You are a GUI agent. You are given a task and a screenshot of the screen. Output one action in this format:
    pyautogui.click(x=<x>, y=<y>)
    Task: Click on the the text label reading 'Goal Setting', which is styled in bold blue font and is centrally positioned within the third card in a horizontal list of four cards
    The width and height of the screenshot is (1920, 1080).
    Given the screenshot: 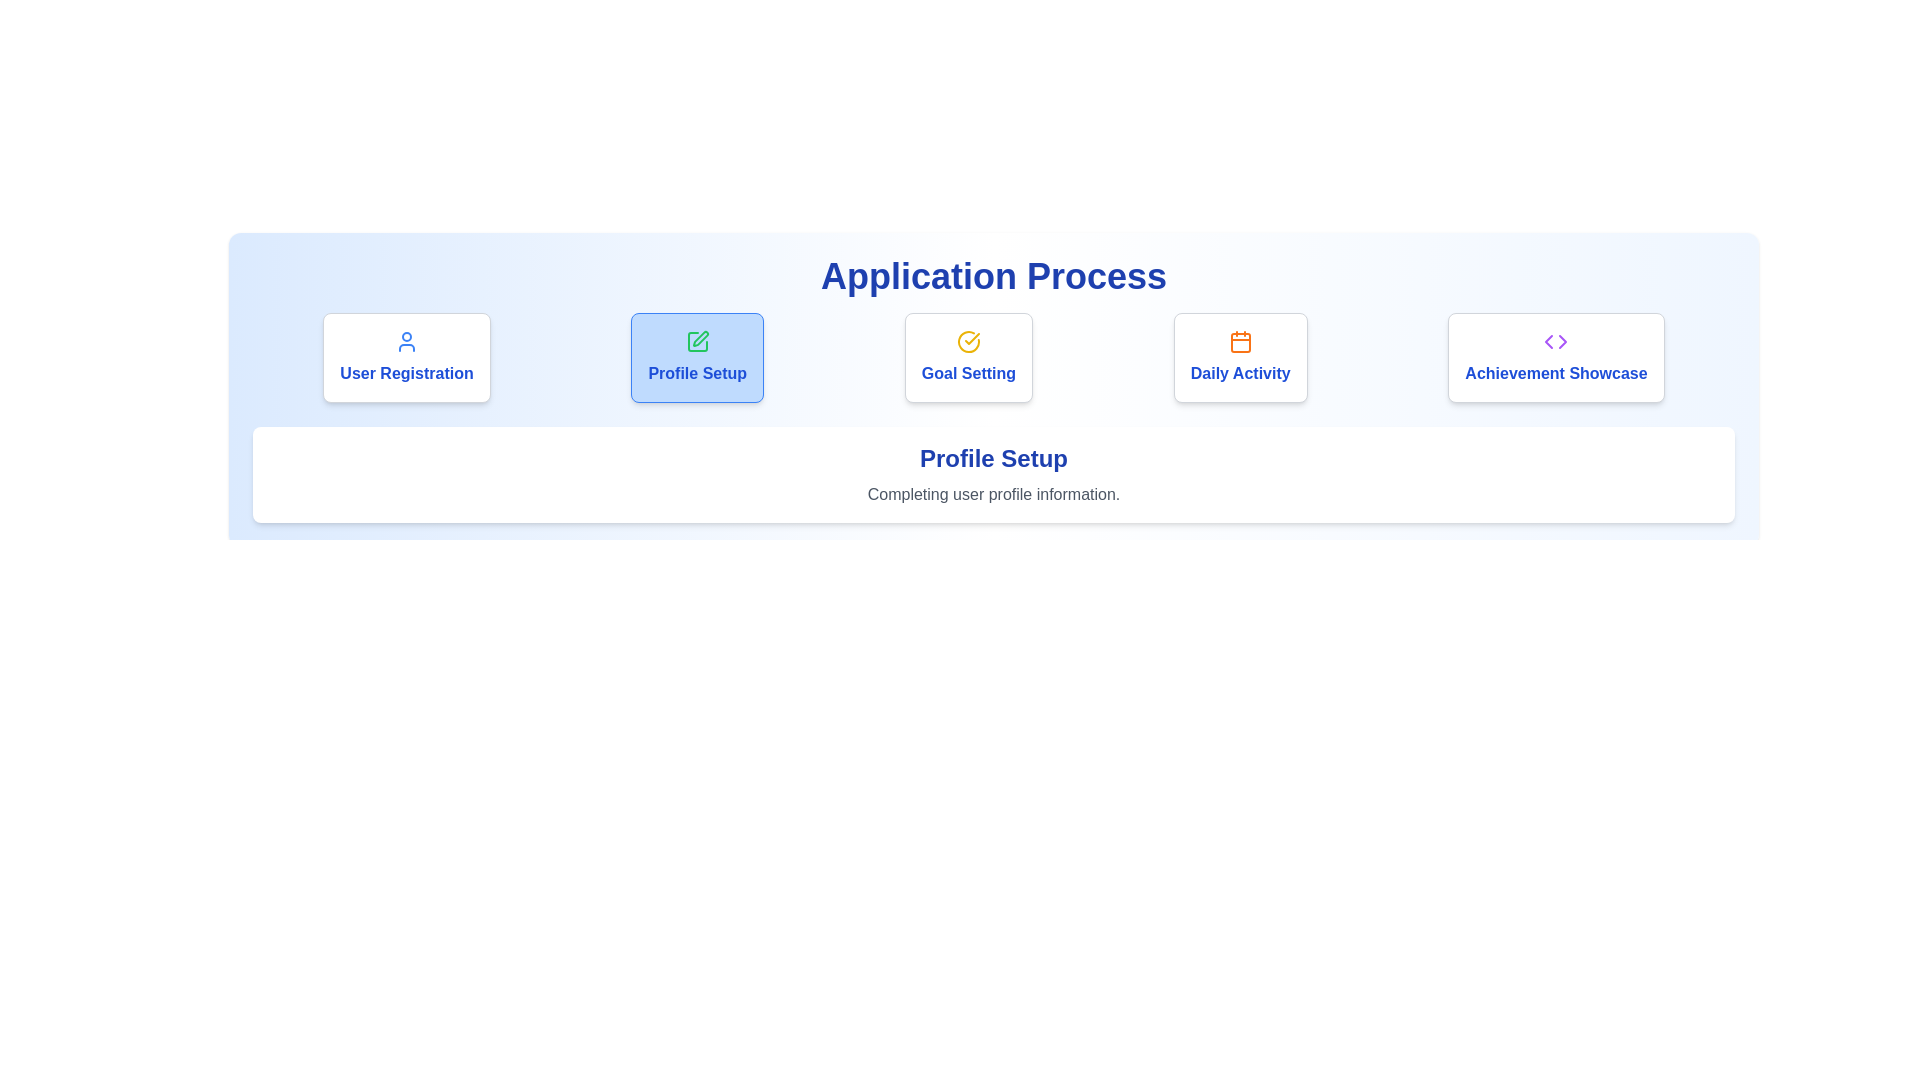 What is the action you would take?
    pyautogui.click(x=969, y=374)
    